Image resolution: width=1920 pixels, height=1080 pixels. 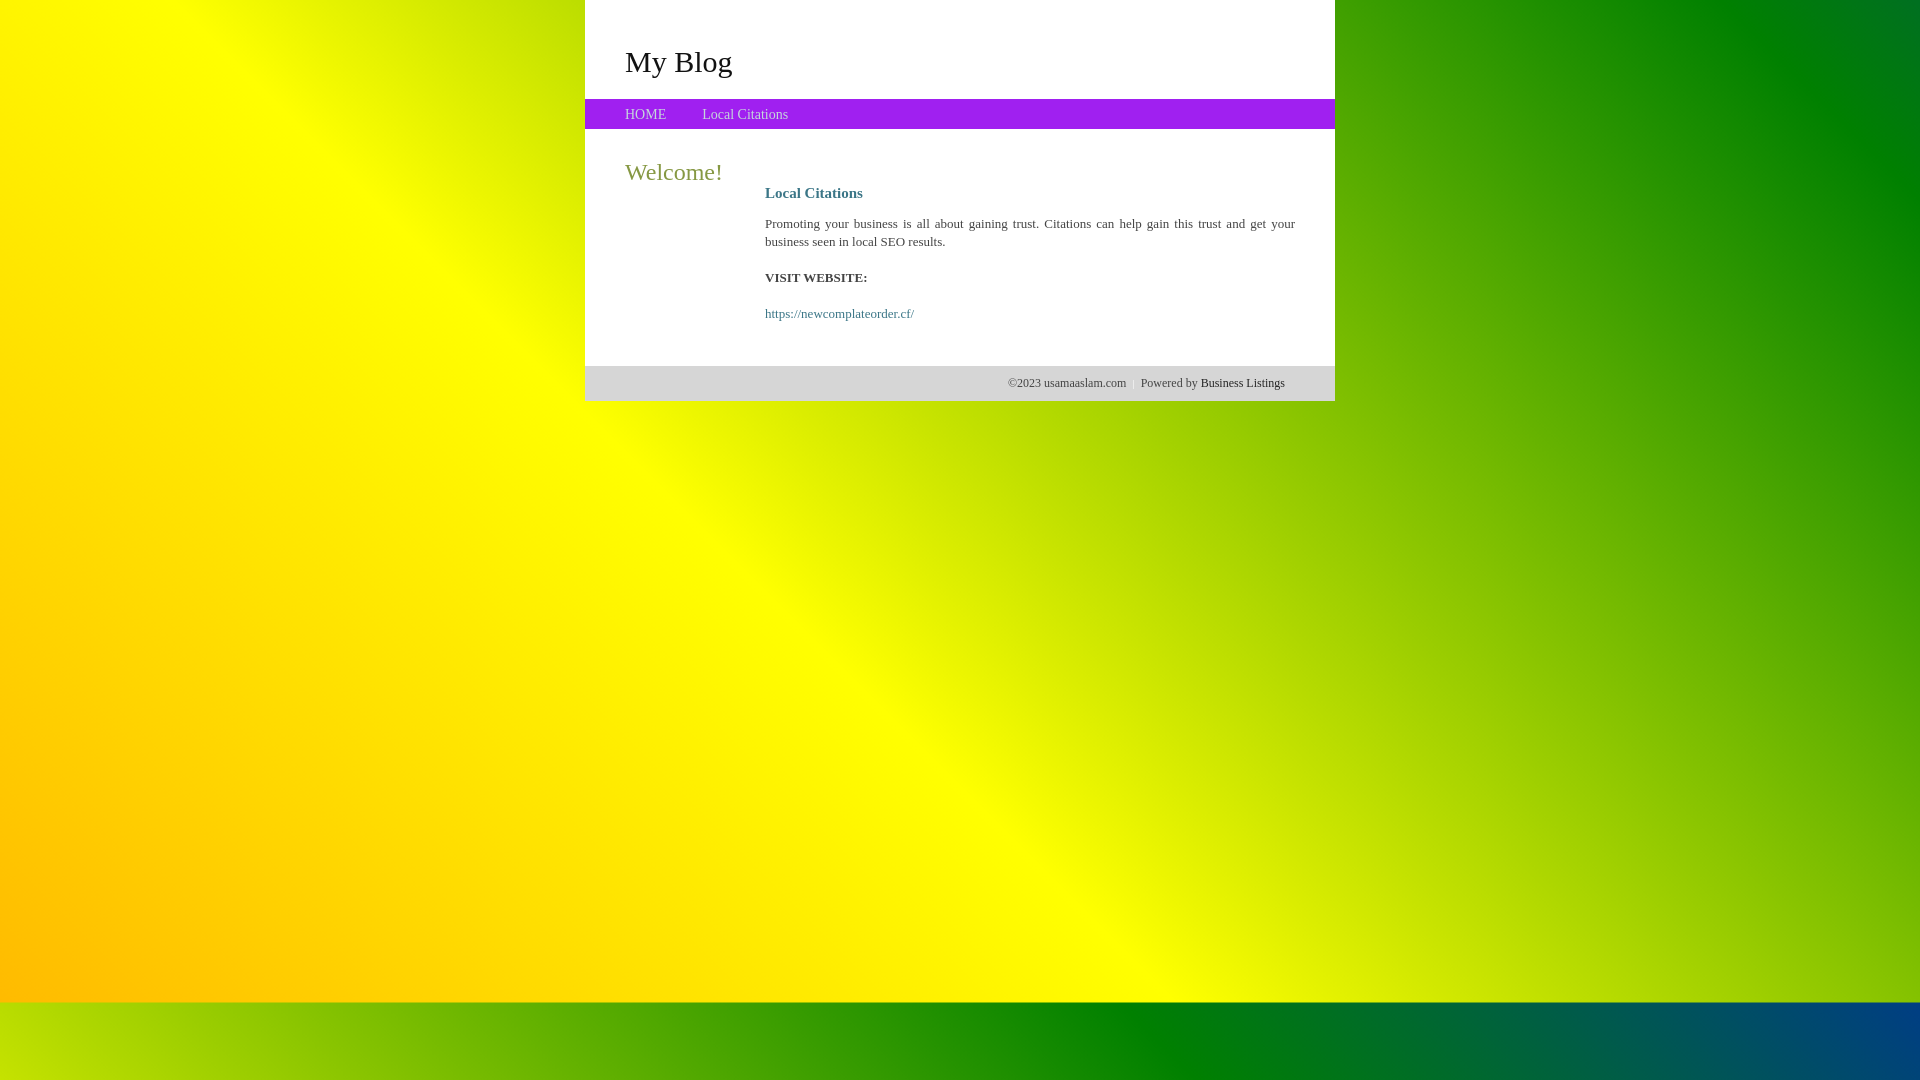 What do you see at coordinates (1242, 382) in the screenshot?
I see `'Business Listings'` at bounding box center [1242, 382].